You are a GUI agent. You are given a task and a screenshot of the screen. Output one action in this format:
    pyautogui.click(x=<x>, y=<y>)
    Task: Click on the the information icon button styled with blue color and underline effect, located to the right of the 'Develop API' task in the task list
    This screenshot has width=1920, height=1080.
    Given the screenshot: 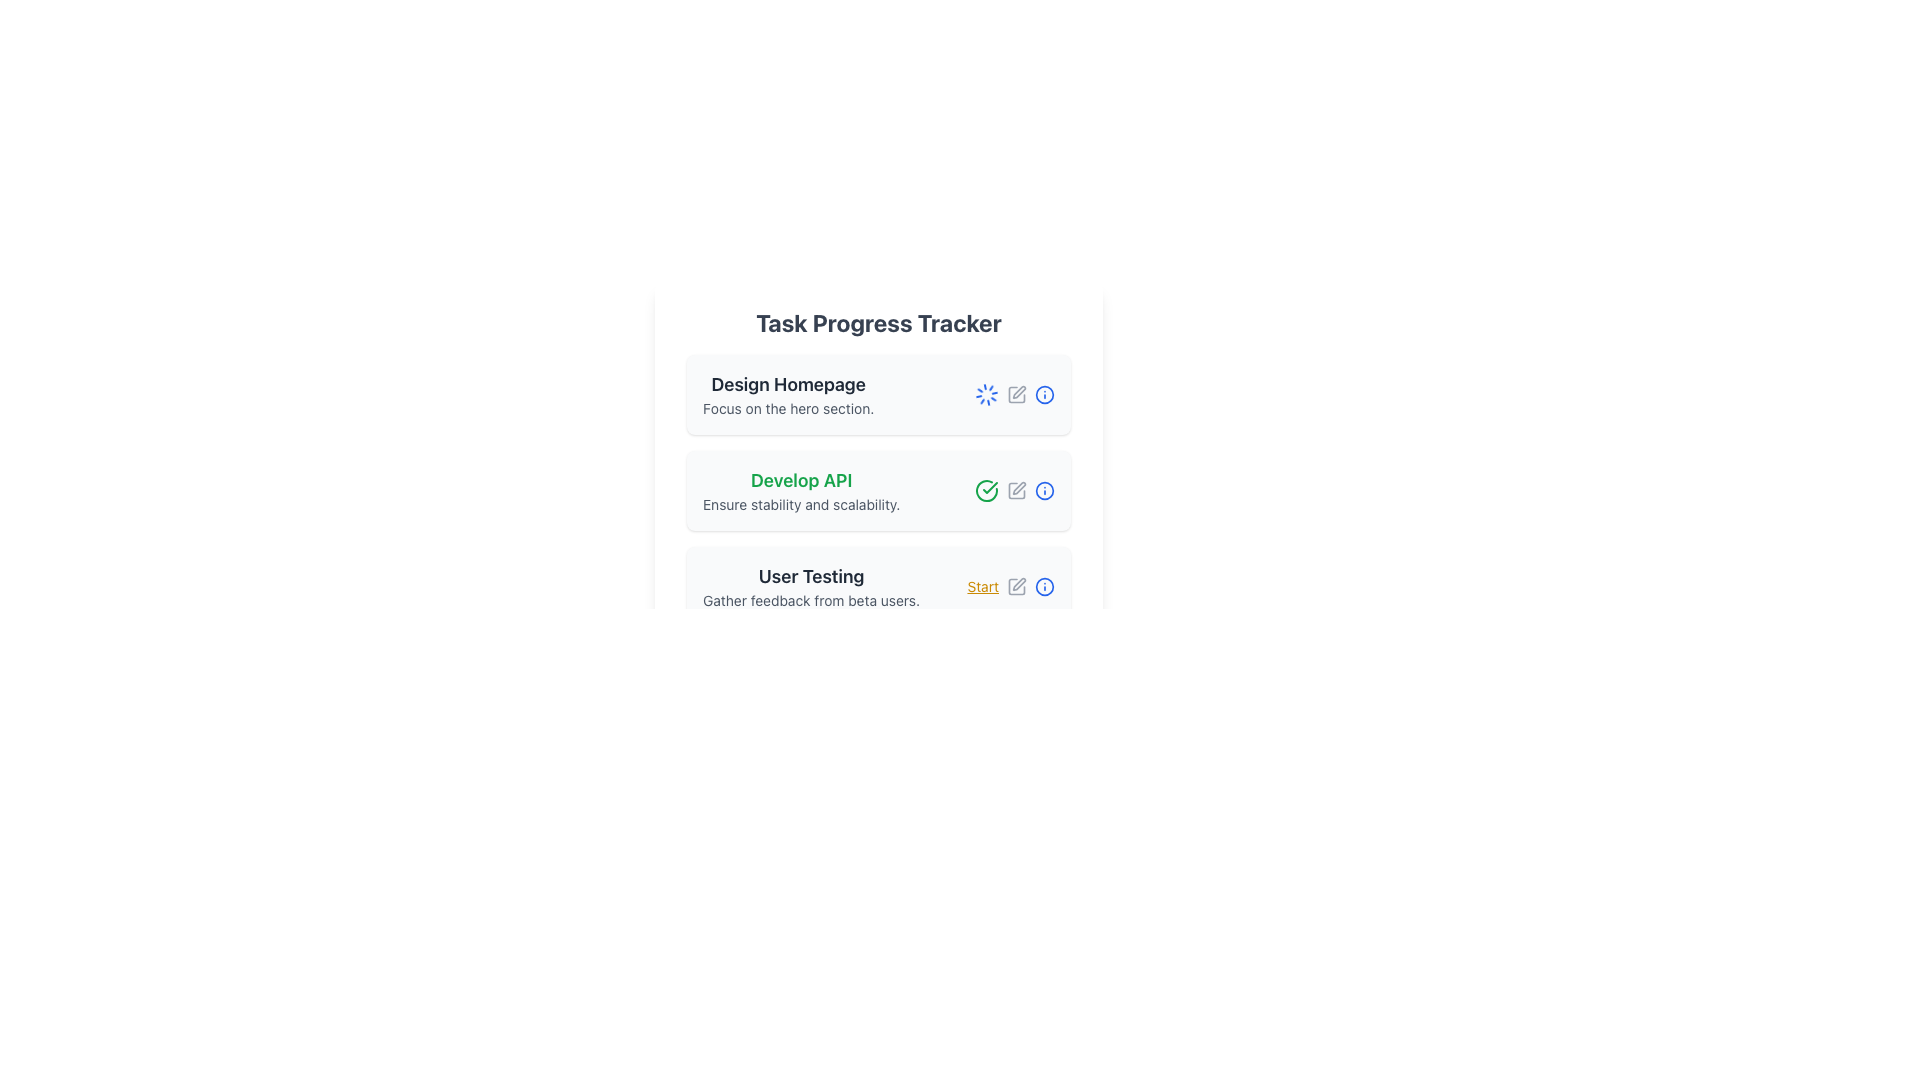 What is the action you would take?
    pyautogui.click(x=1044, y=394)
    